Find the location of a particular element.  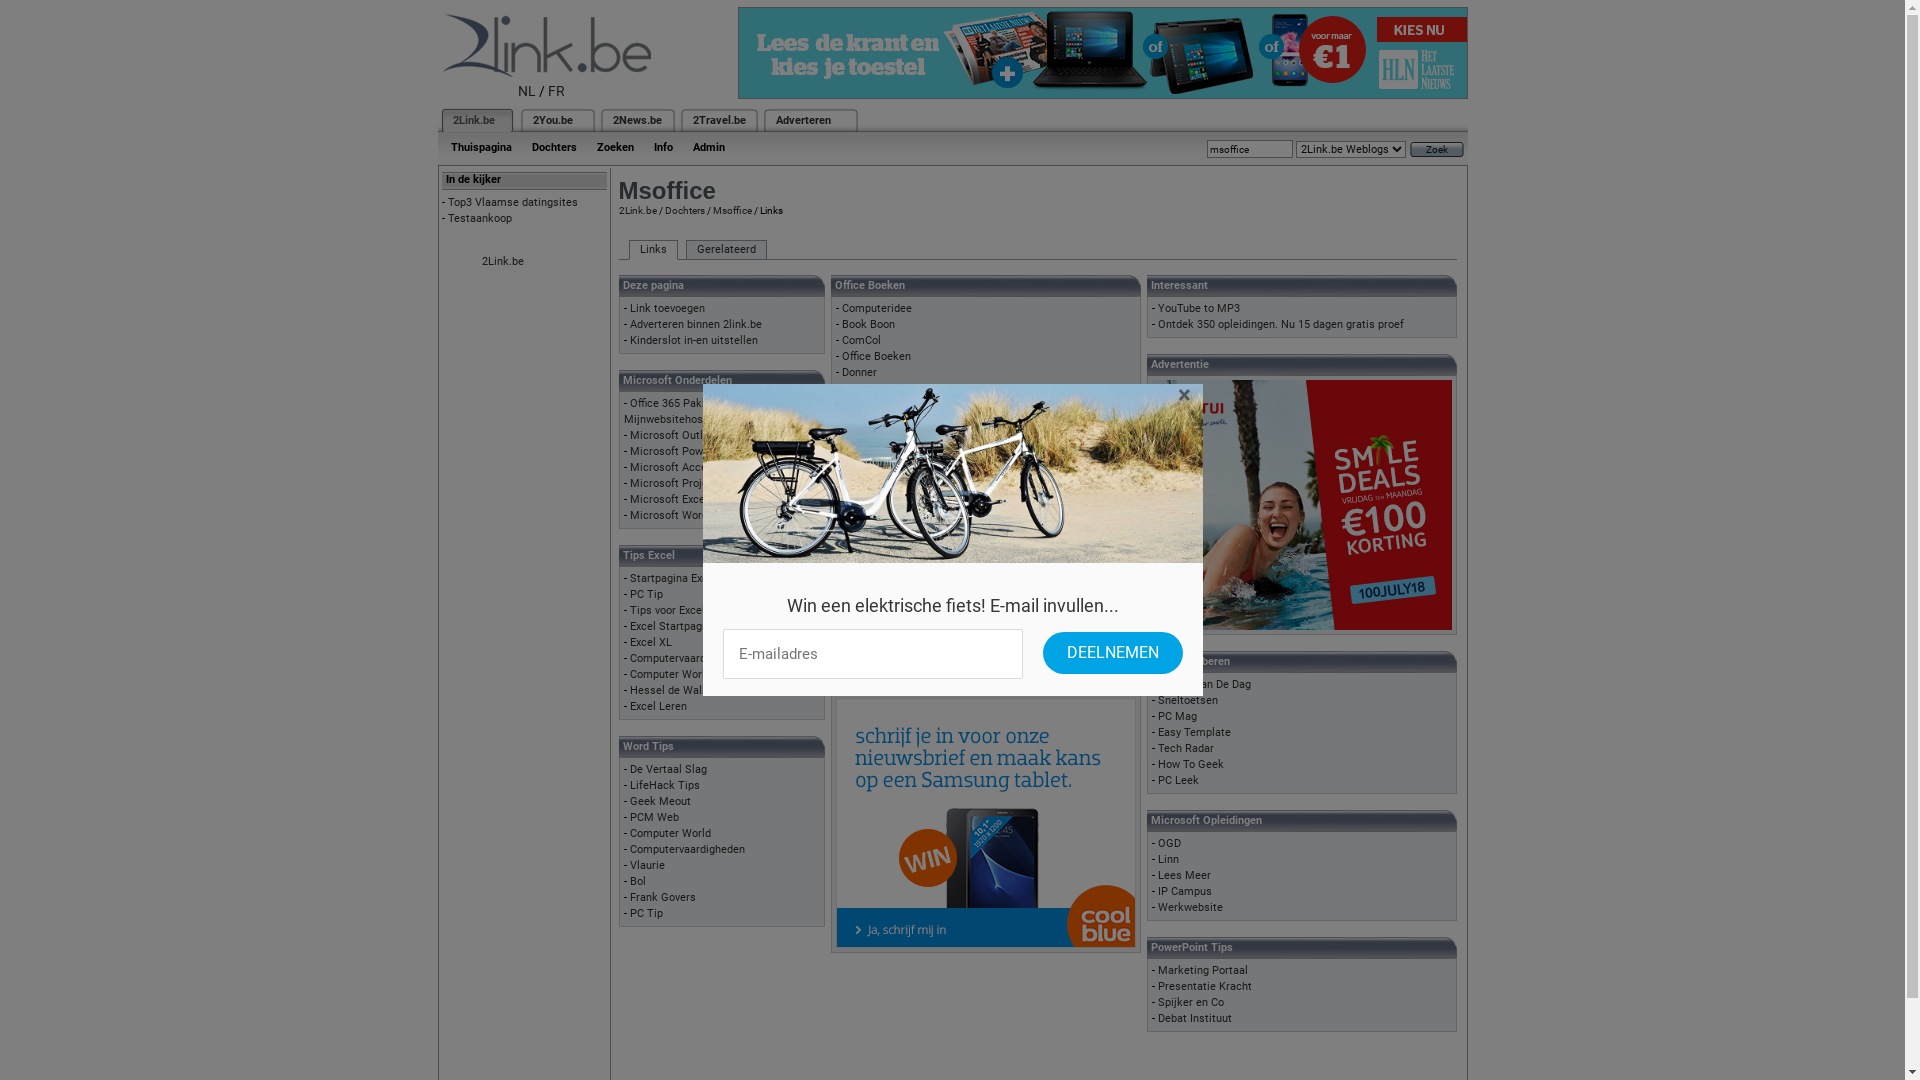

'Startpagina Excel' is located at coordinates (673, 578).